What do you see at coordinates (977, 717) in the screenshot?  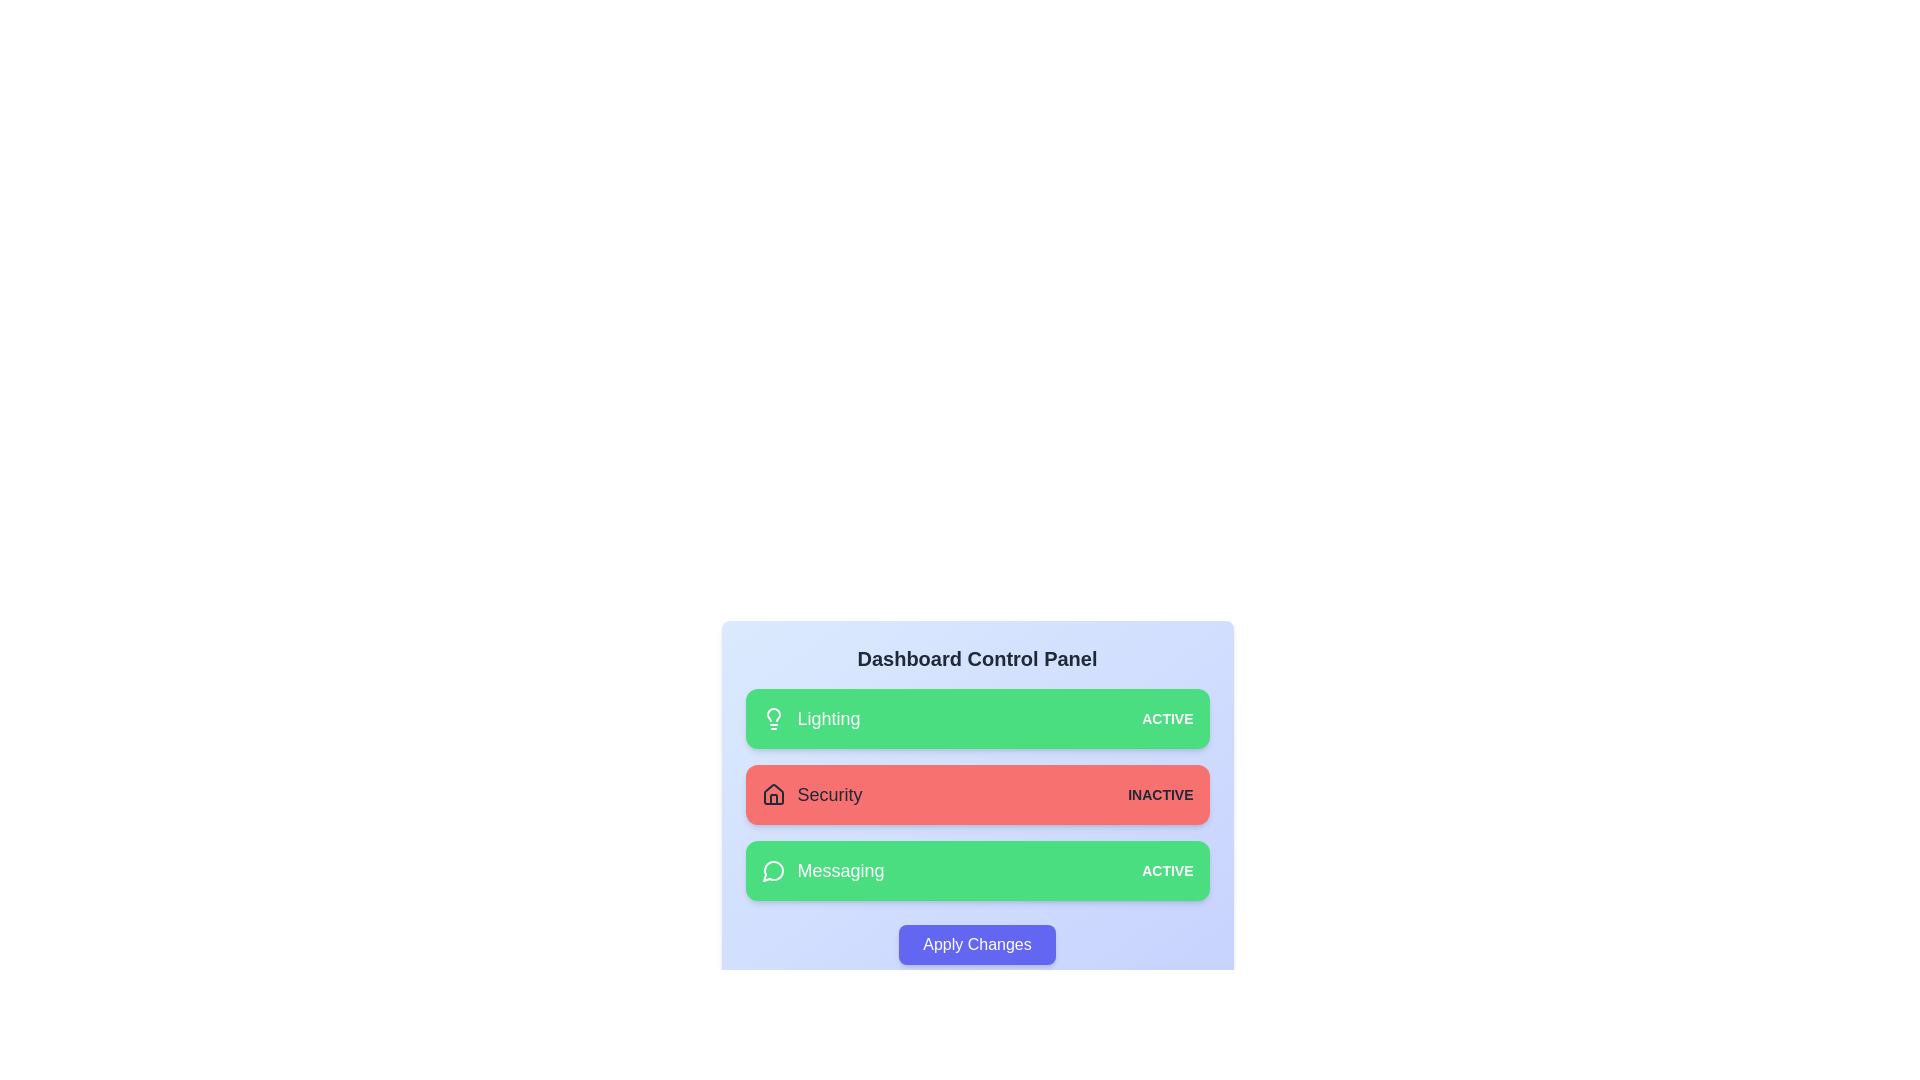 I see `the card corresponding to Lighting to toggle its state` at bounding box center [977, 717].